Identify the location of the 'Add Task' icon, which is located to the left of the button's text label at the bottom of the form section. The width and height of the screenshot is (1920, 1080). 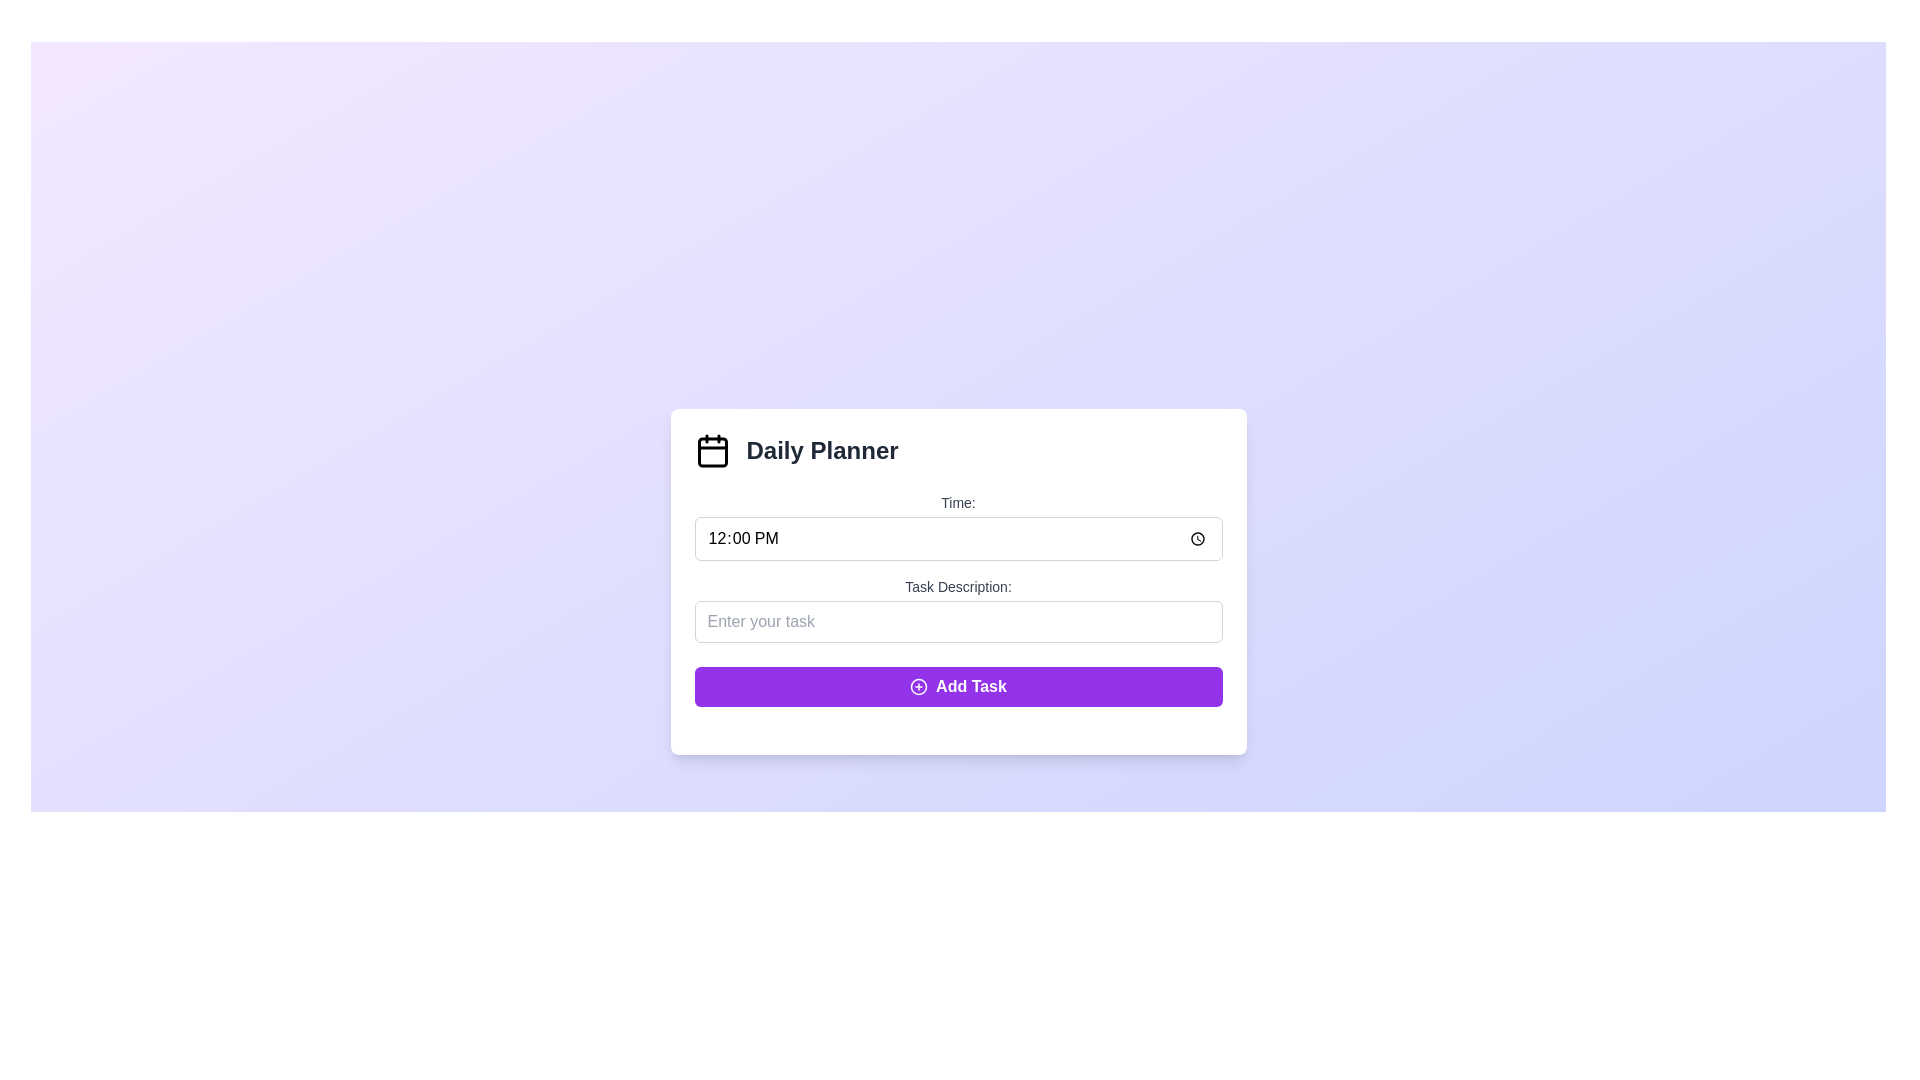
(918, 685).